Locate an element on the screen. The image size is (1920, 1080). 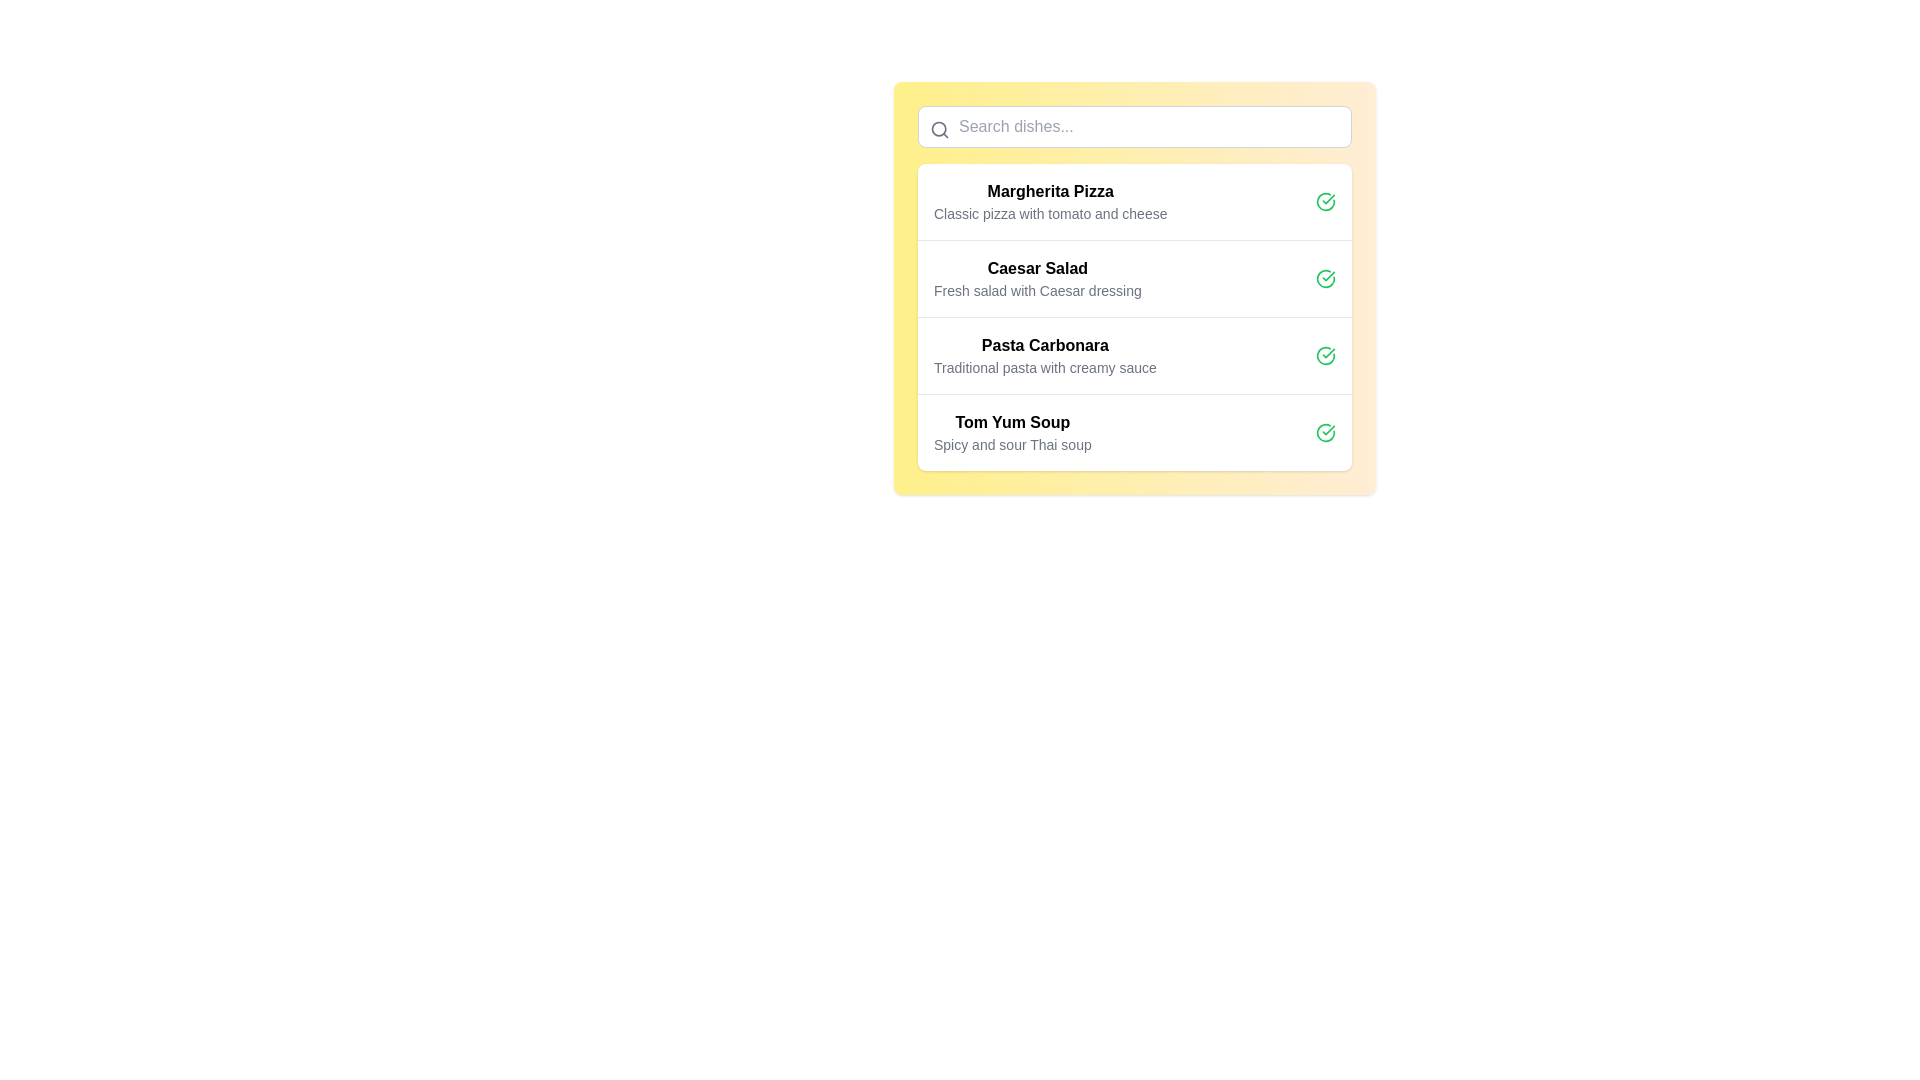
the 'Margherita Pizza' list item is located at coordinates (1134, 201).